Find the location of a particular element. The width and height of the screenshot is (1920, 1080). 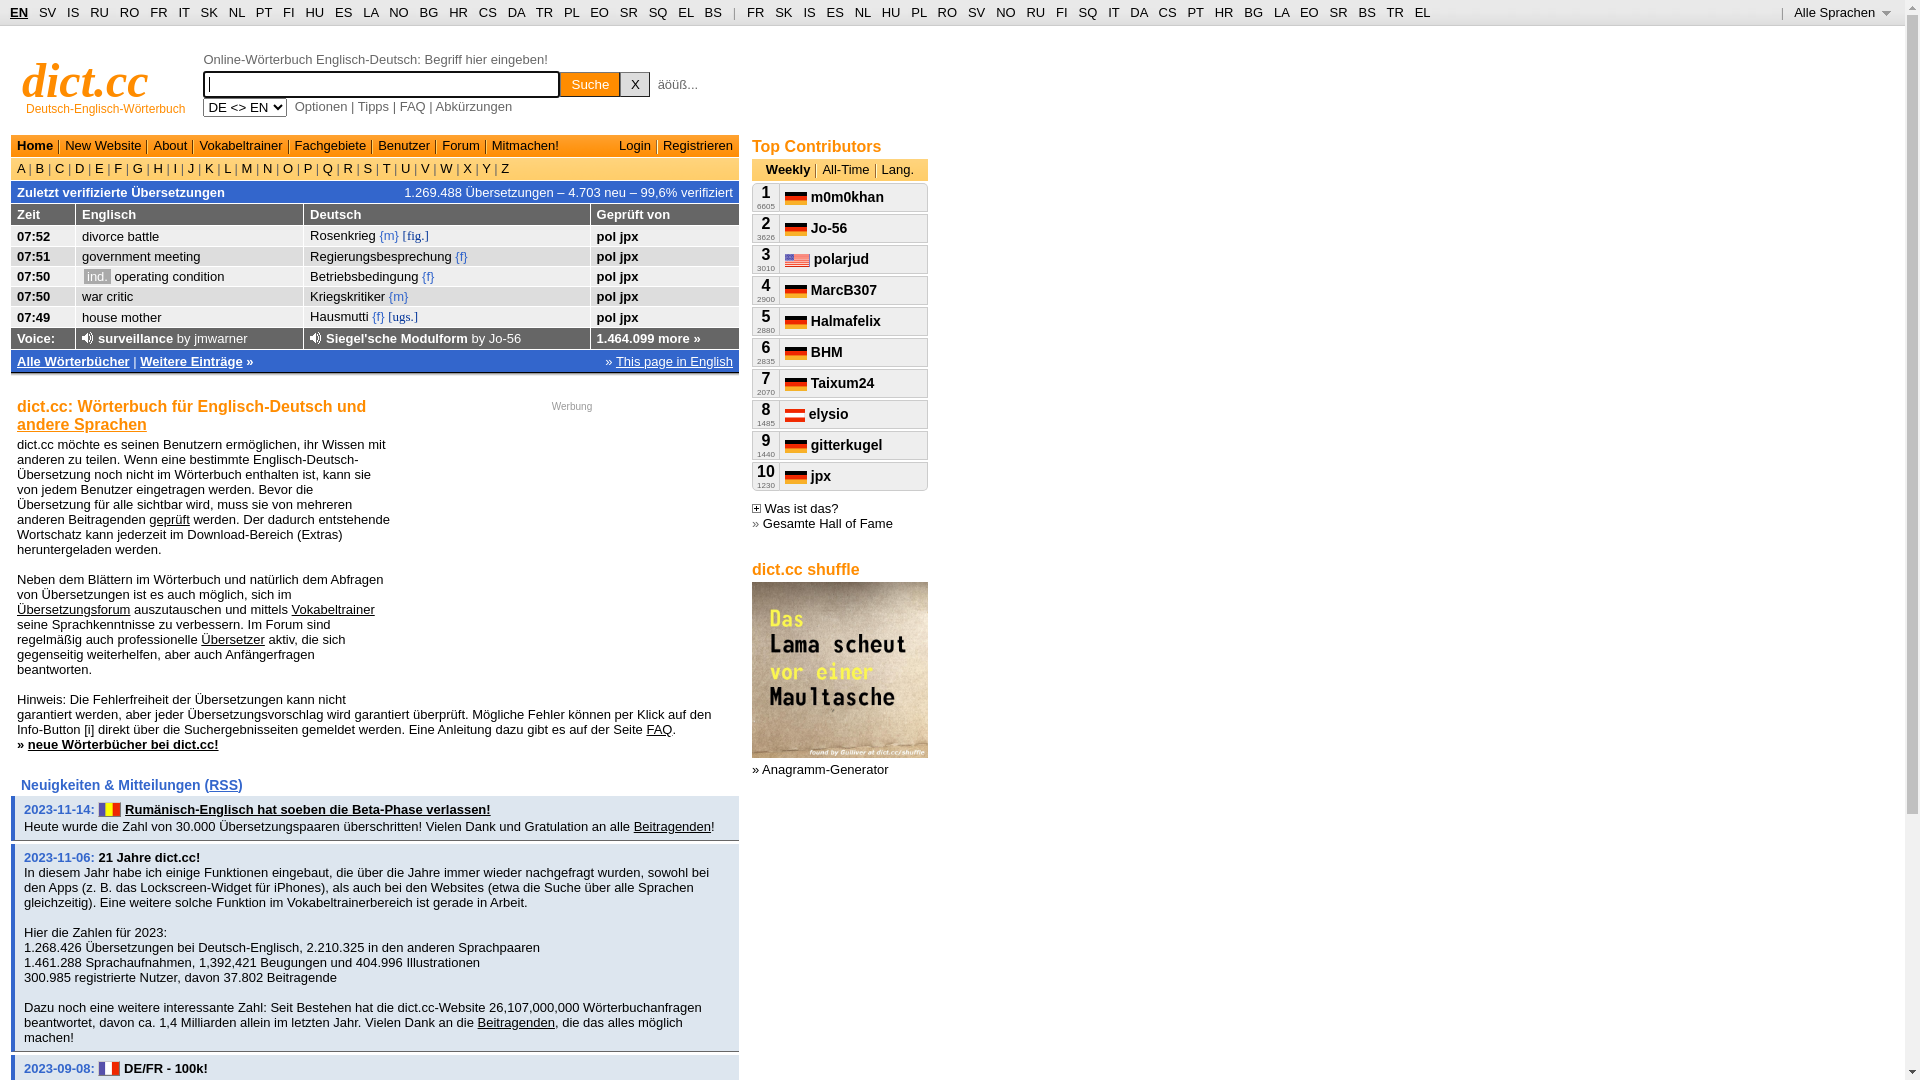

'PL' is located at coordinates (910, 12).